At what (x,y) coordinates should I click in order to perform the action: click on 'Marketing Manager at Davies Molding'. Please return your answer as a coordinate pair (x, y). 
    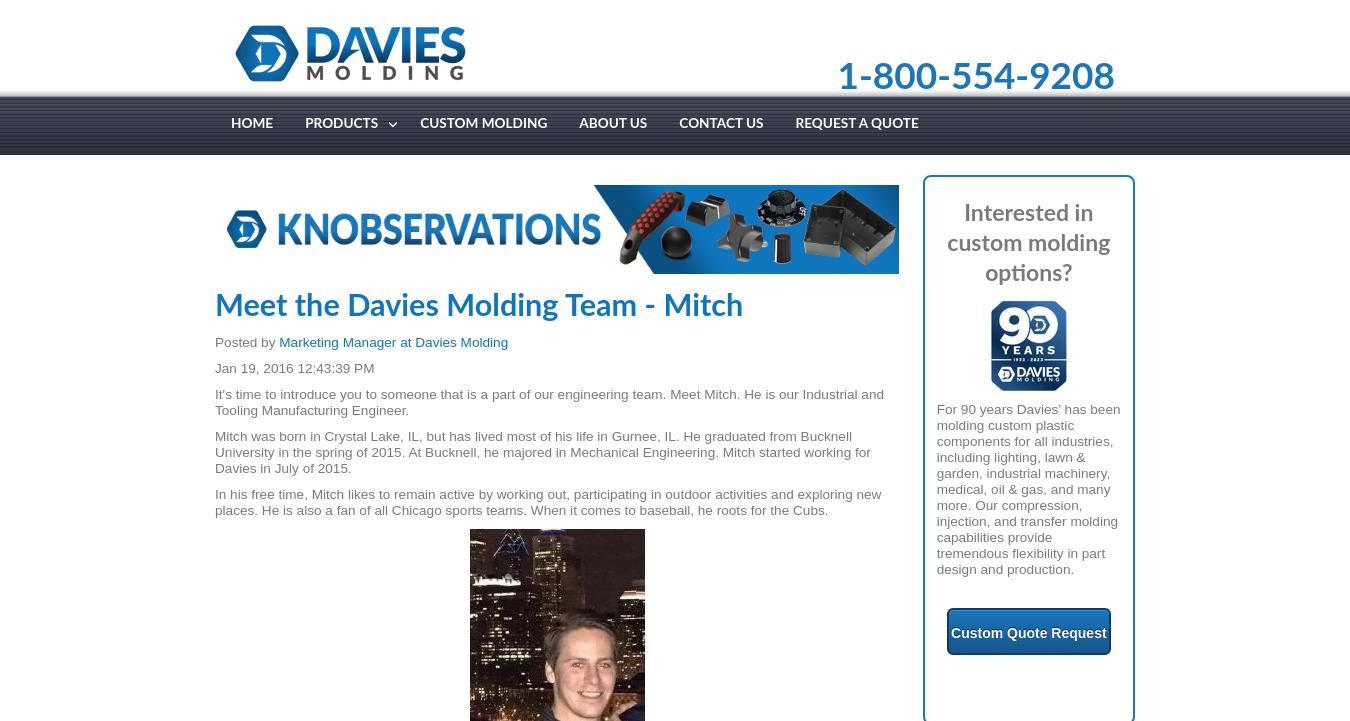
    Looking at the image, I should click on (393, 341).